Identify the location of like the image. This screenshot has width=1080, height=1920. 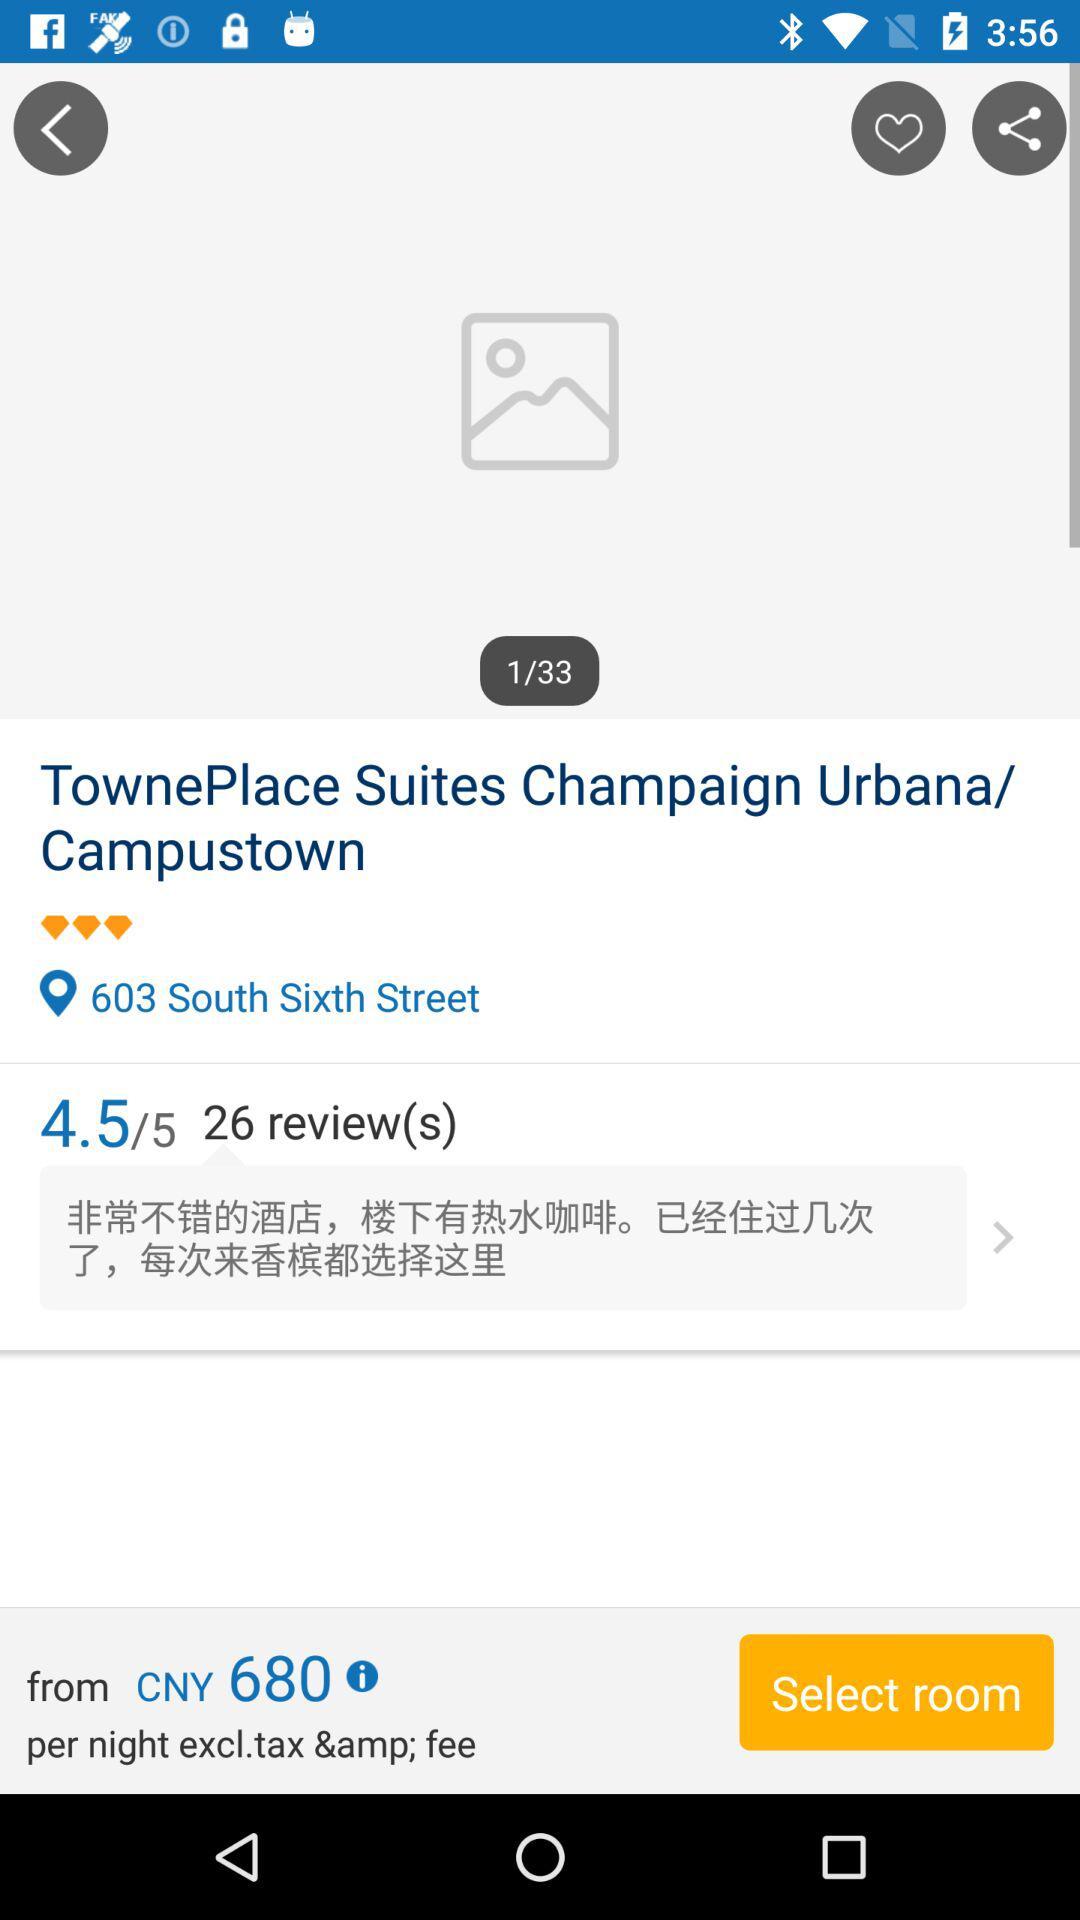
(897, 127).